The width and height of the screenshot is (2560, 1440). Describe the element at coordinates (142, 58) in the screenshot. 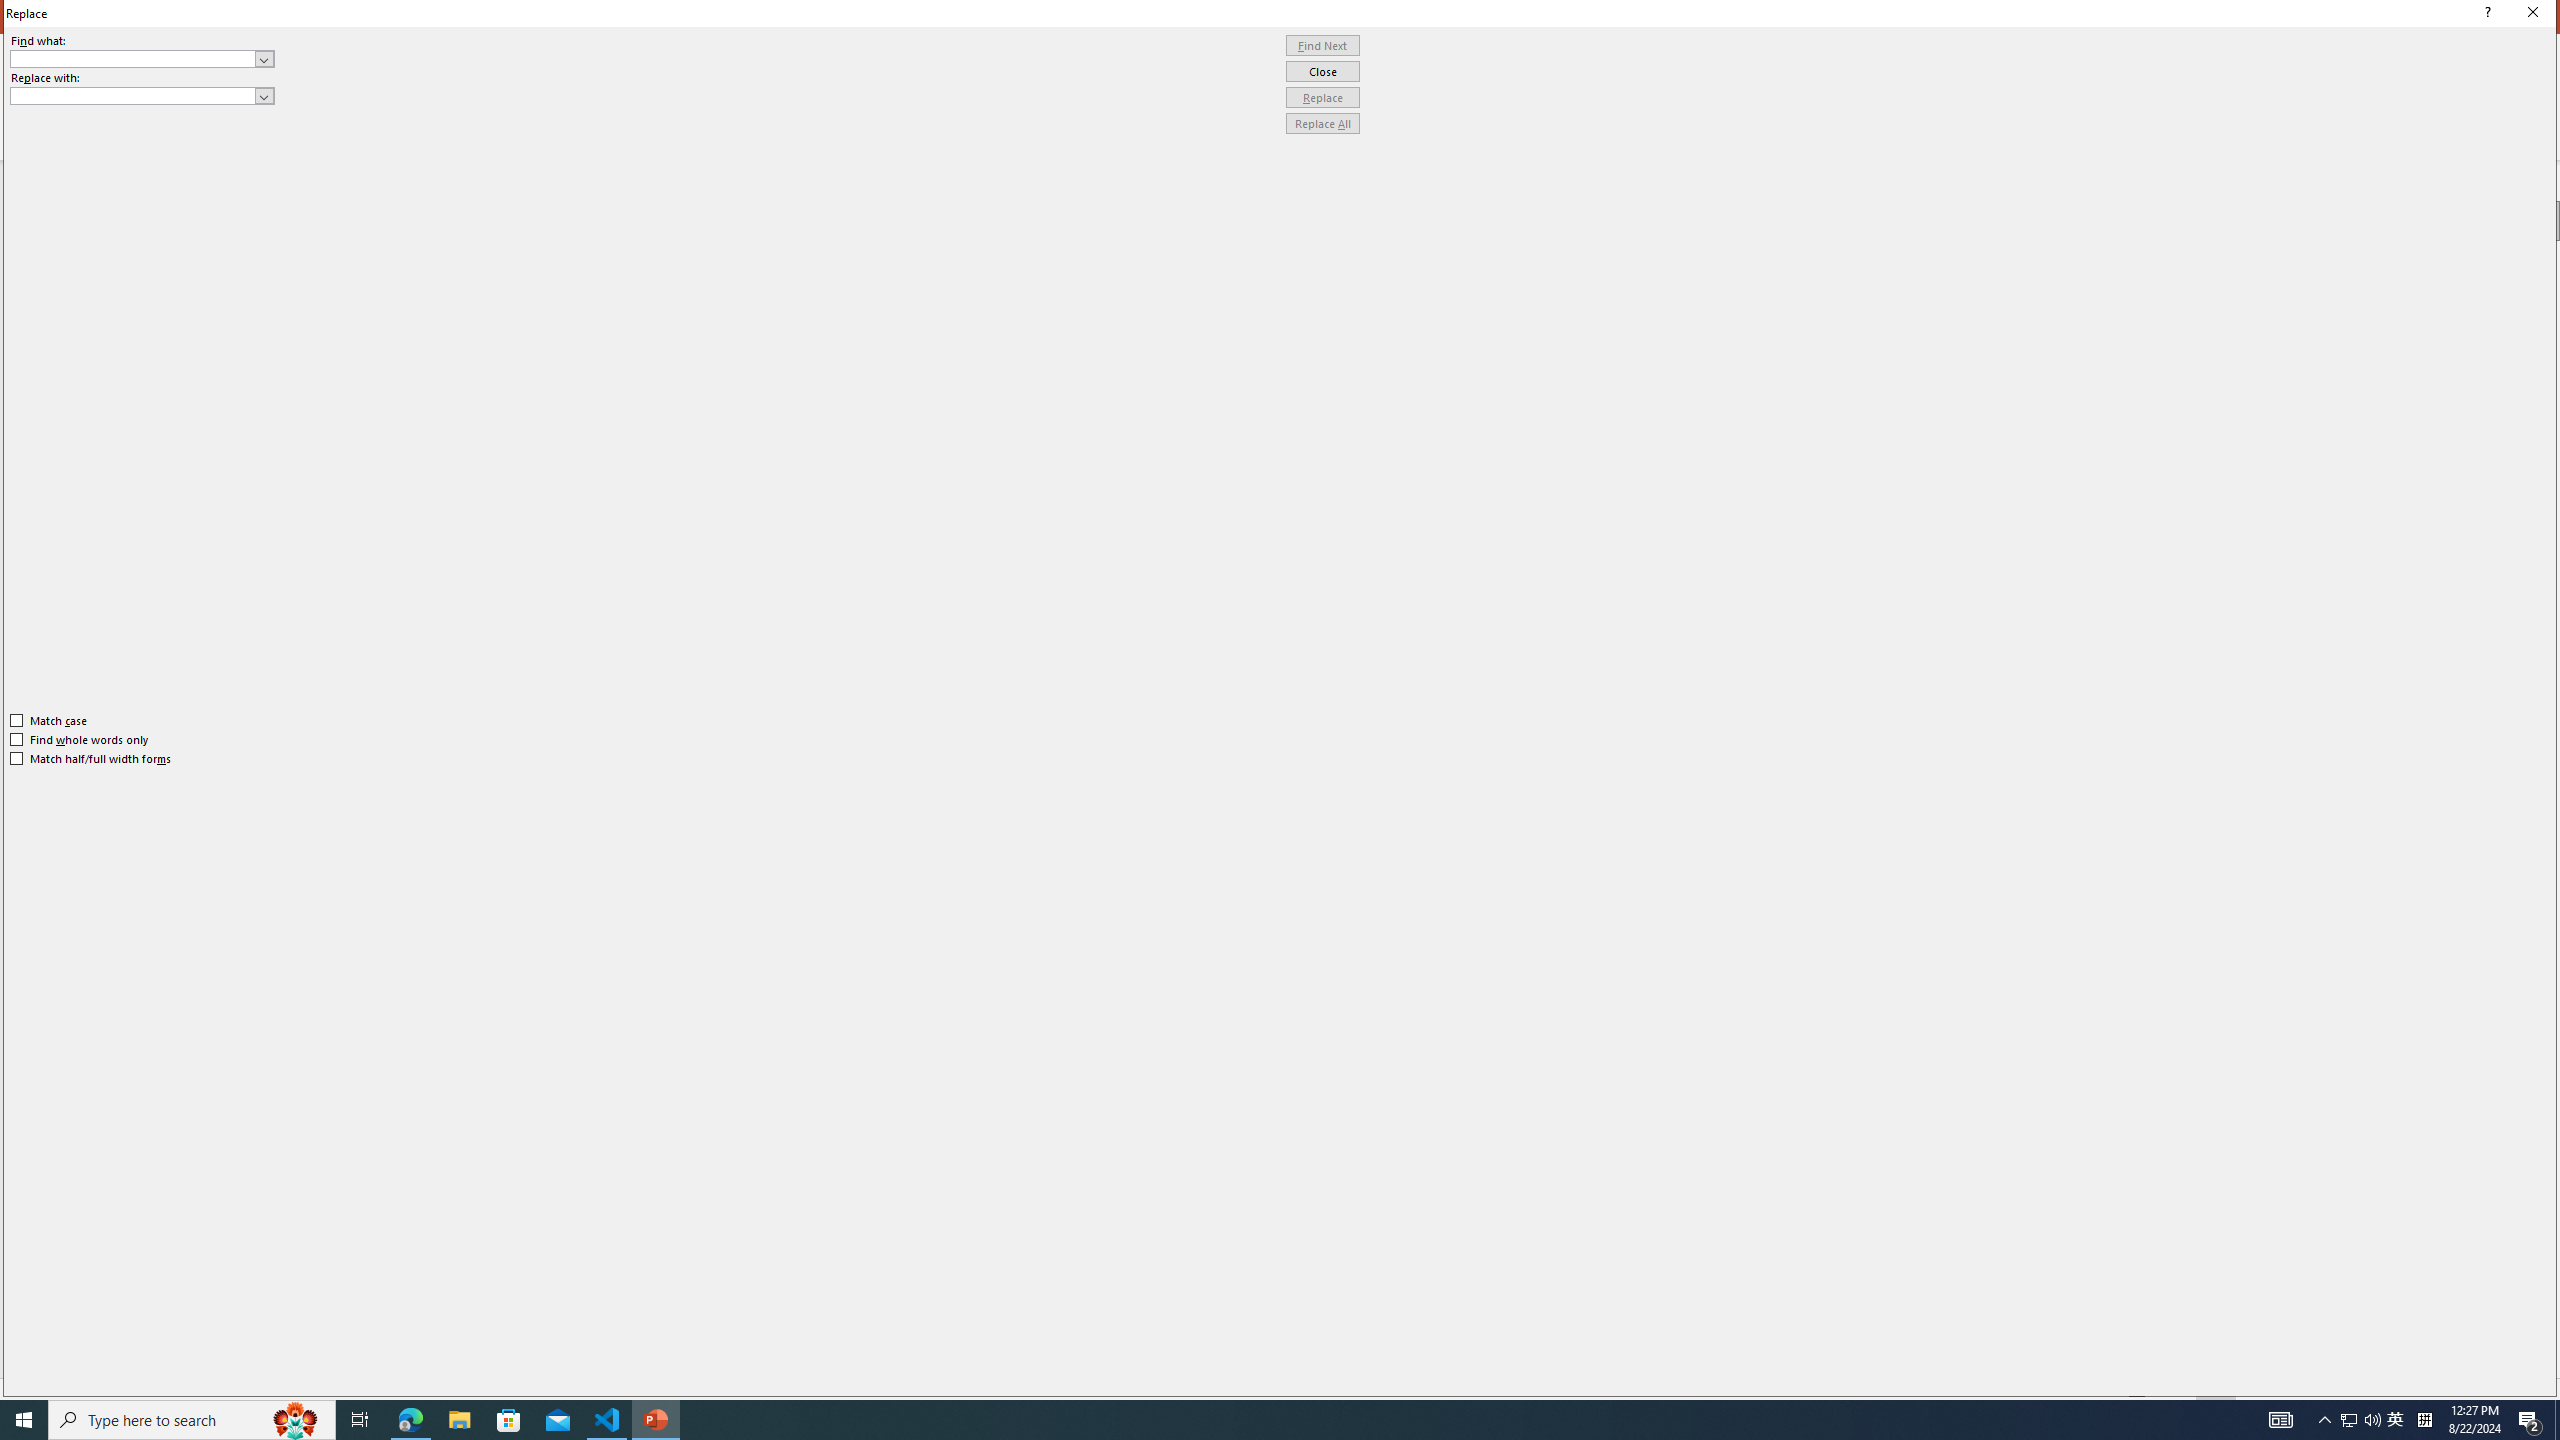

I see `'Find what'` at that location.